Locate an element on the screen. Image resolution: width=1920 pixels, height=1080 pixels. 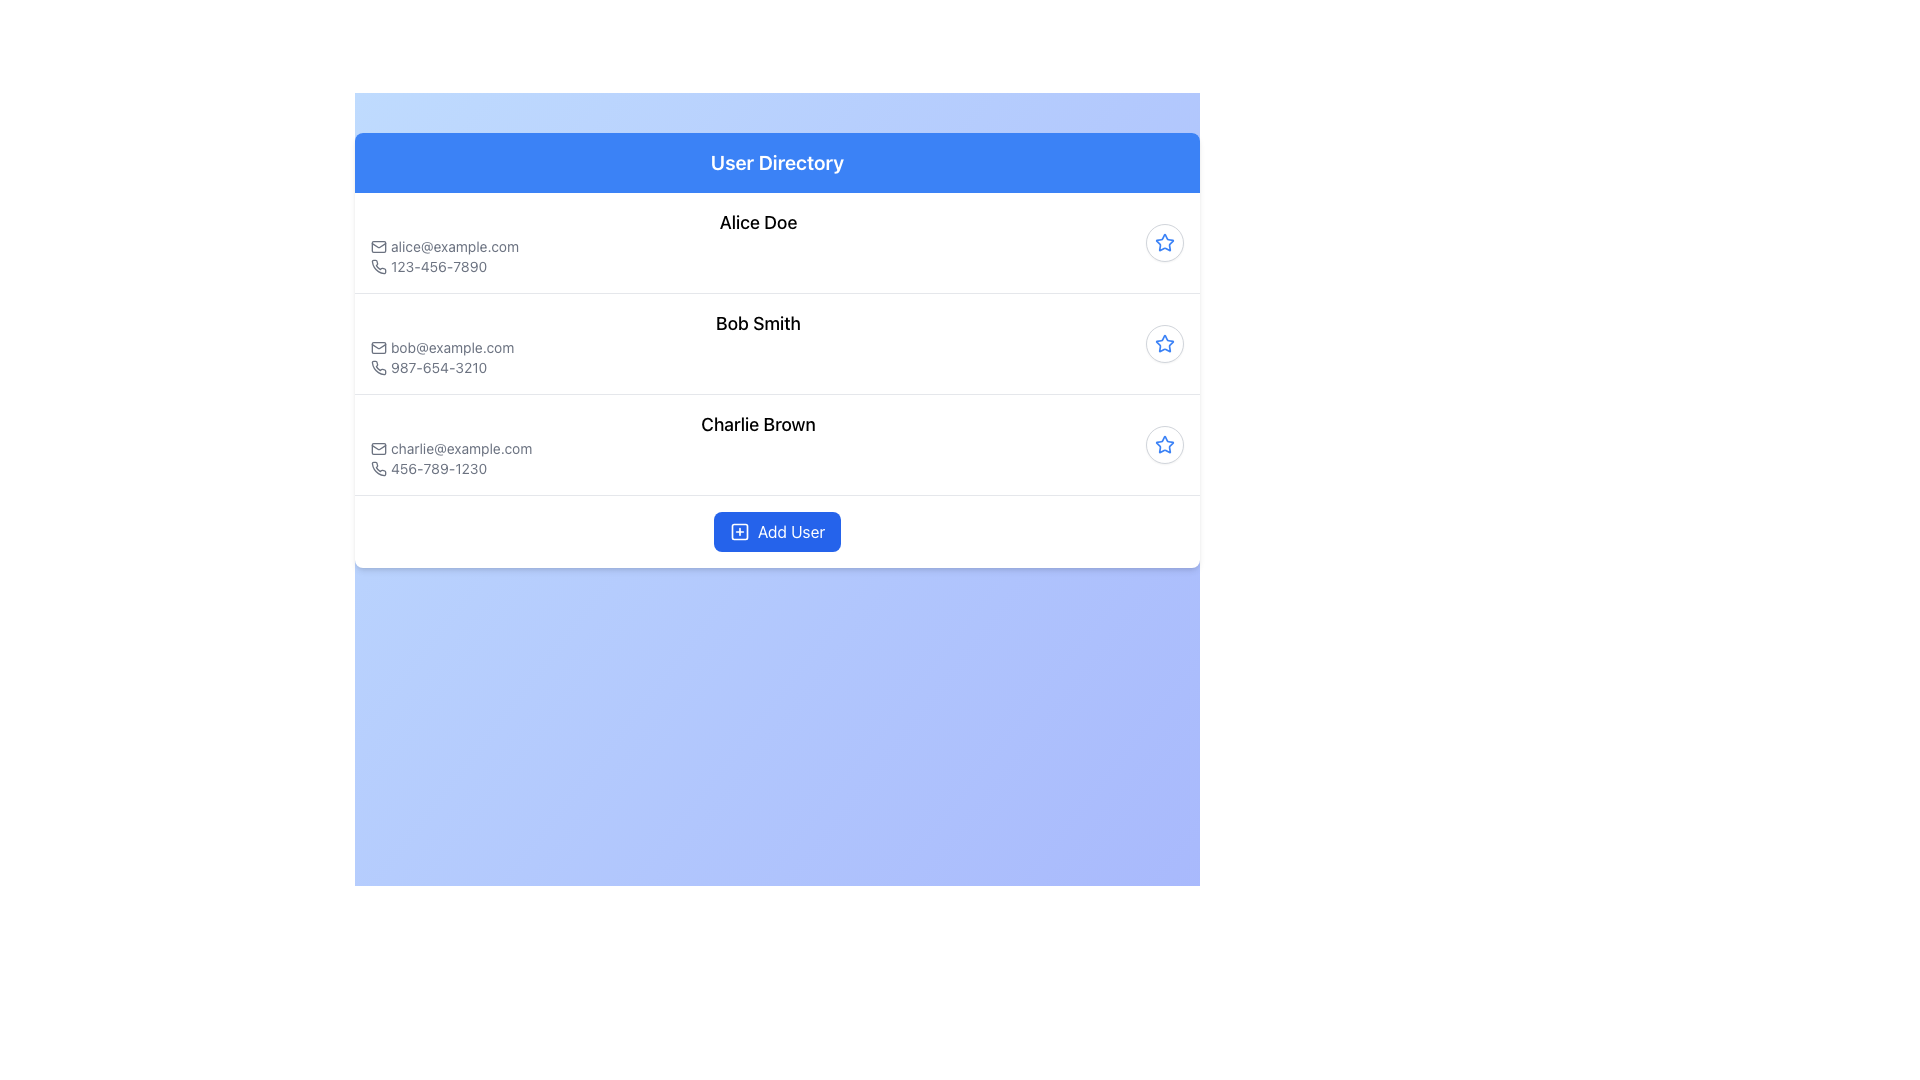
the email icon located at the start of the middle entry in the user details list, which precedes the email address 'bob@example.com' is located at coordinates (379, 346).